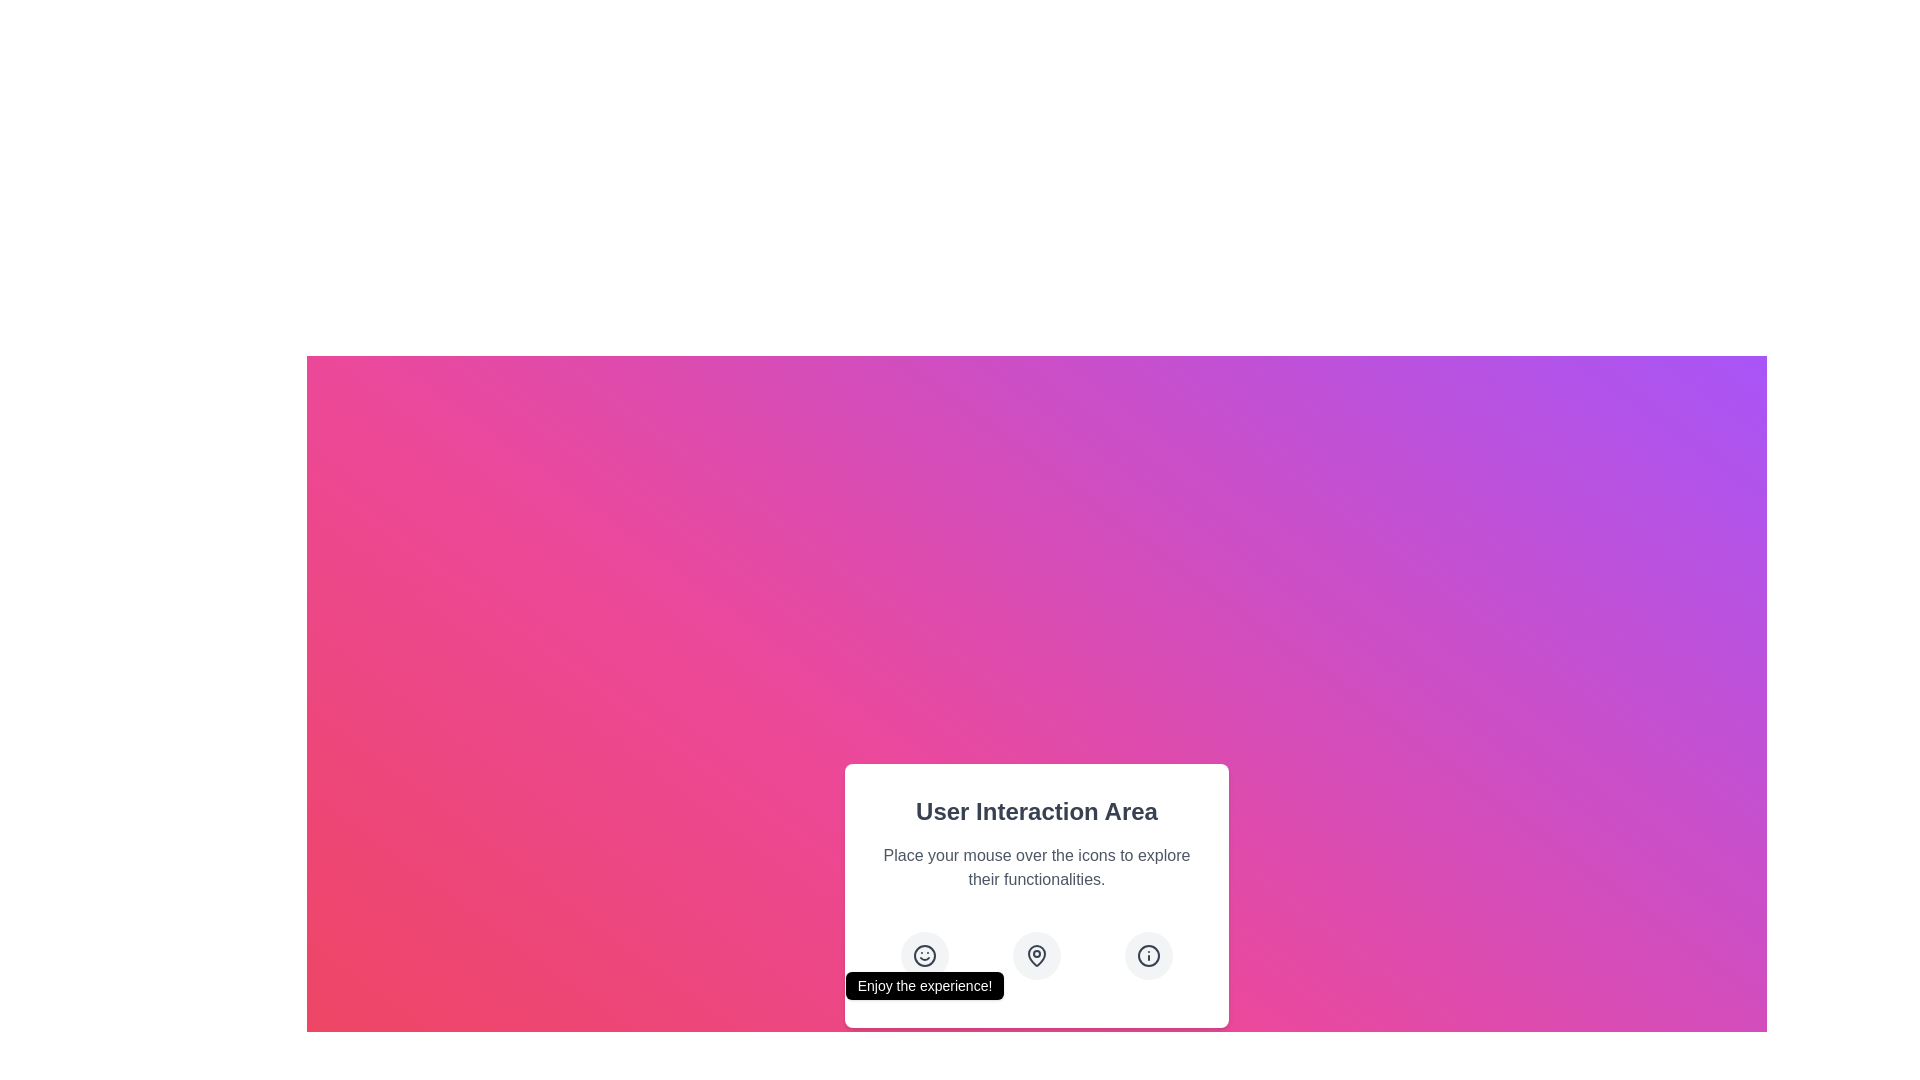 This screenshot has width=1920, height=1080. I want to click on instructions displayed in the muted gray text saying 'Place your mouse over the icons to explore their functionalities.' which is located in a rectangular card below the title 'User Interaction Area', so click(1036, 866).